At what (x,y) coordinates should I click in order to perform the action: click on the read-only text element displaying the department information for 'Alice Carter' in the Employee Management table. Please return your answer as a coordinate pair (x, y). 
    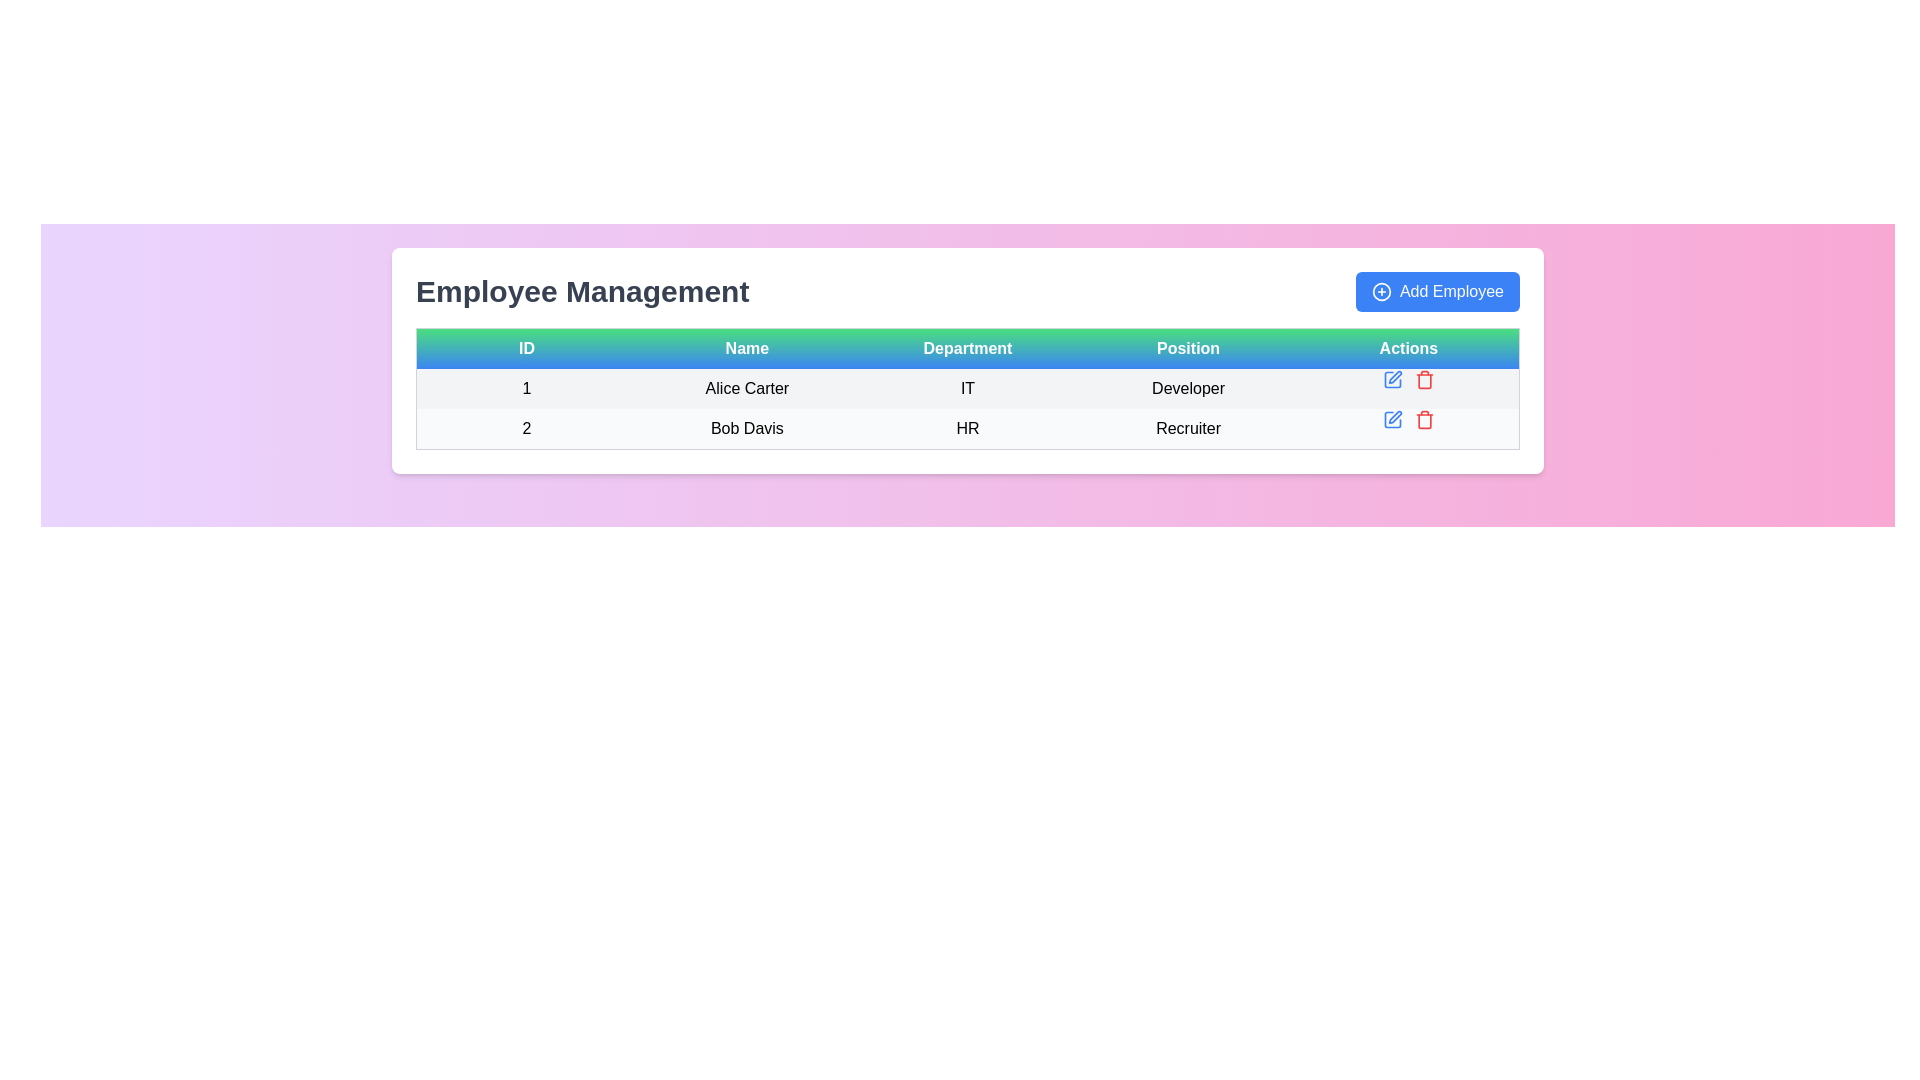
    Looking at the image, I should click on (968, 389).